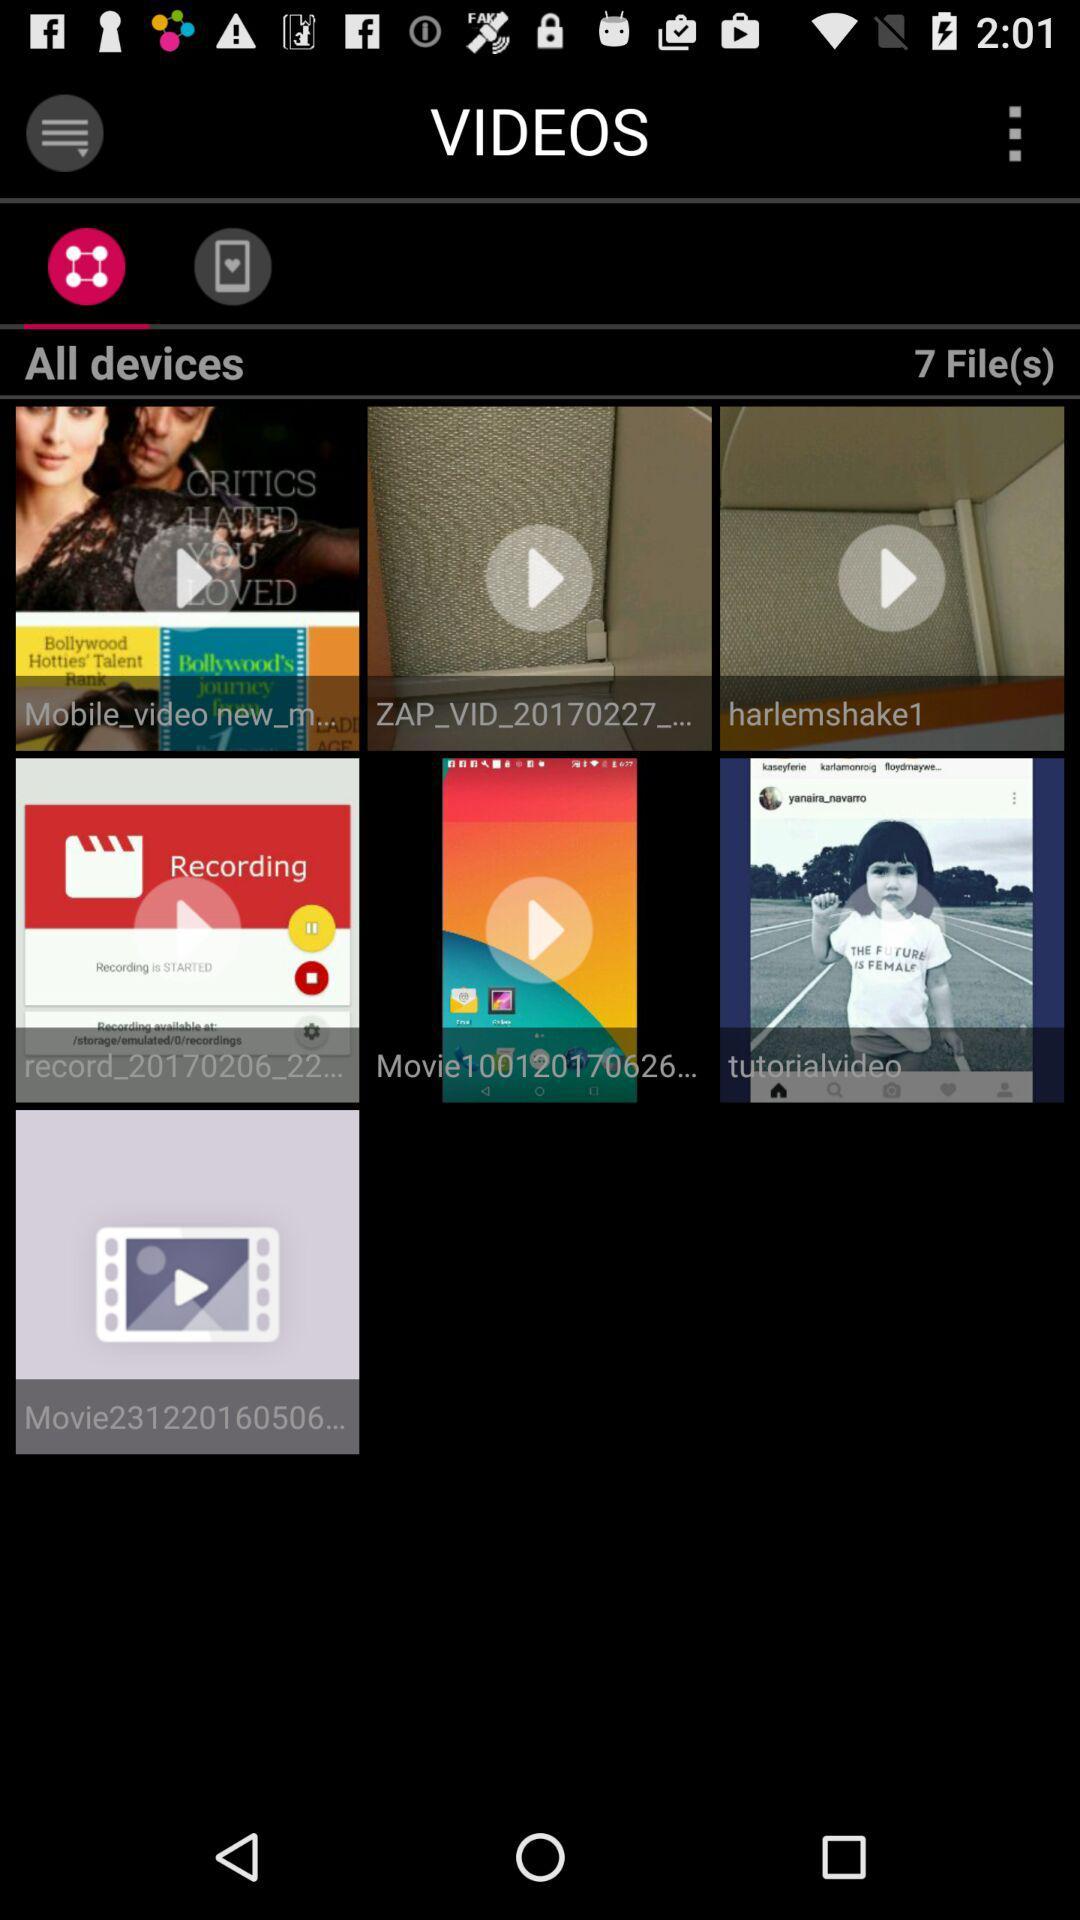 Image resolution: width=1080 pixels, height=1920 pixels. Describe the element at coordinates (1015, 141) in the screenshot. I see `the more icon` at that location.